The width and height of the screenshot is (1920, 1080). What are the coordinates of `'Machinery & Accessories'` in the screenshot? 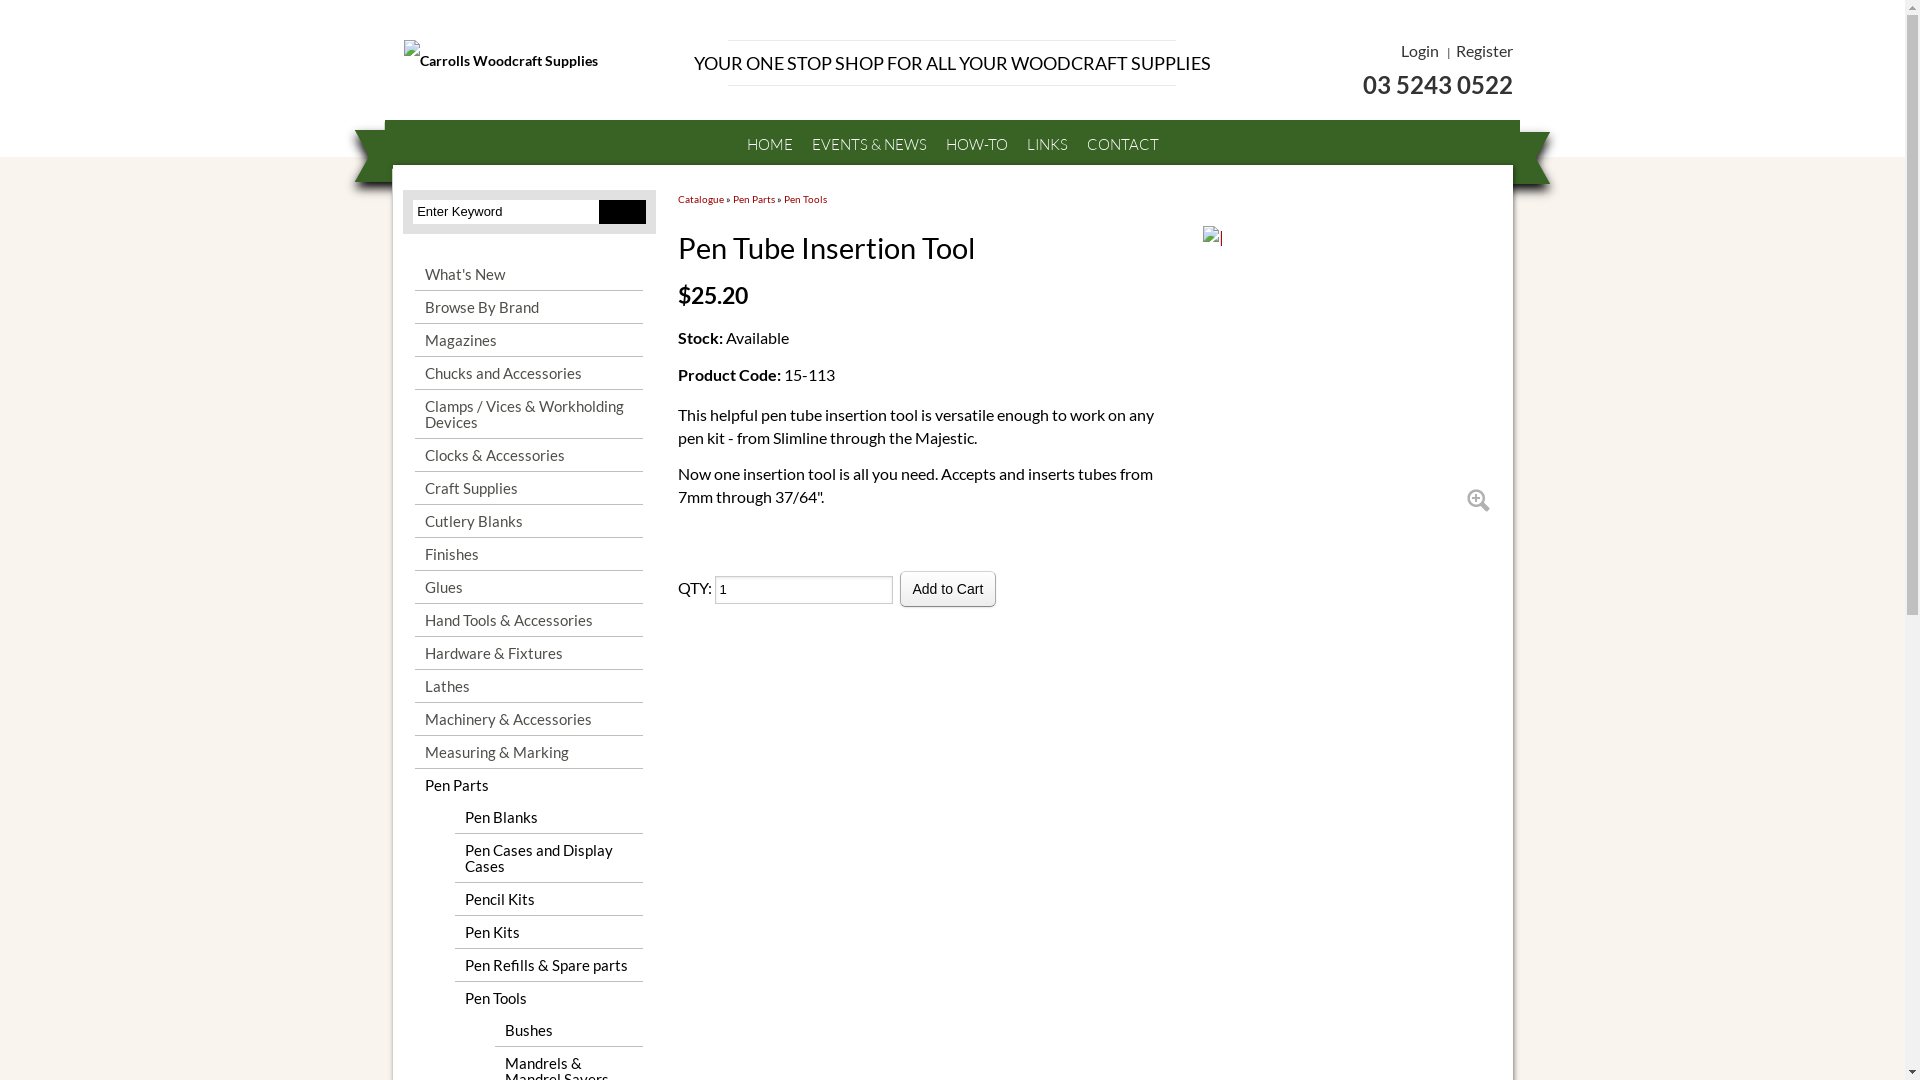 It's located at (413, 717).